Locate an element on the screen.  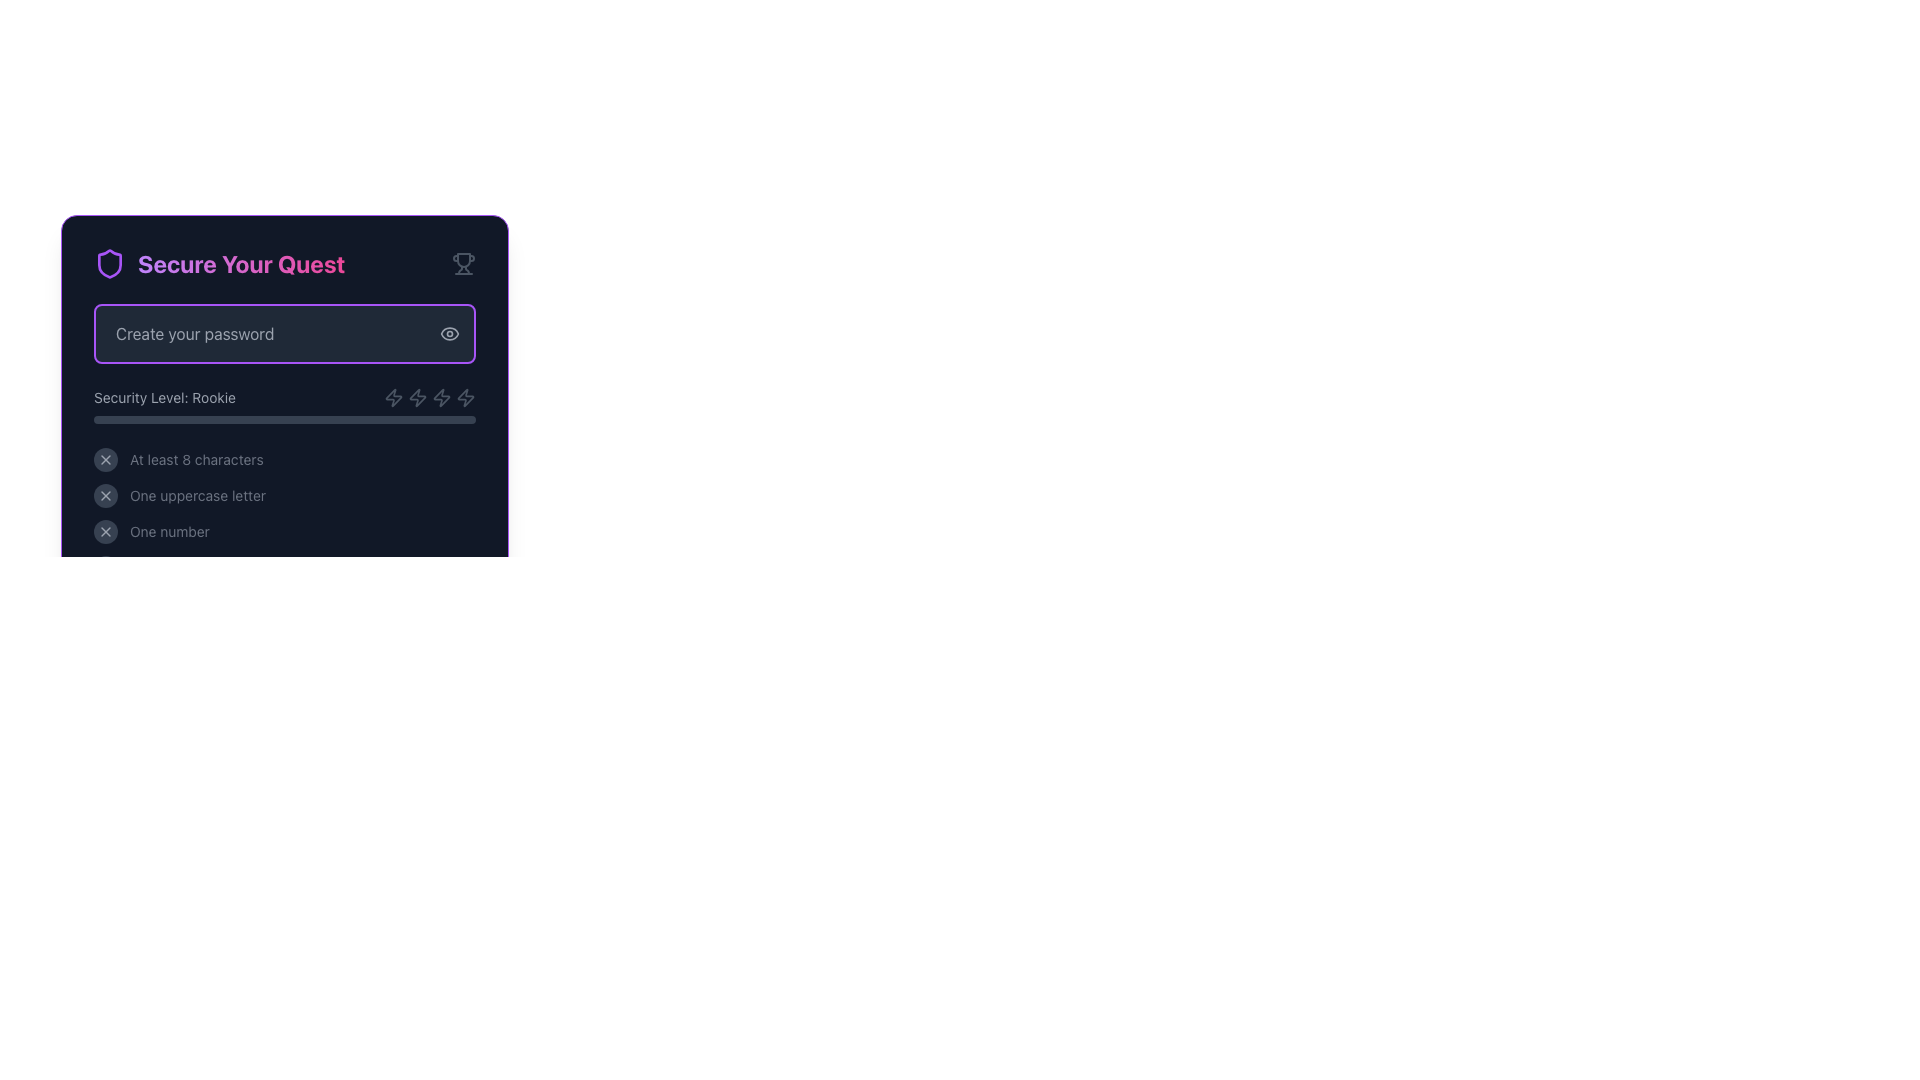
the password input field with the placeholder 'Create your password' is located at coordinates (283, 333).